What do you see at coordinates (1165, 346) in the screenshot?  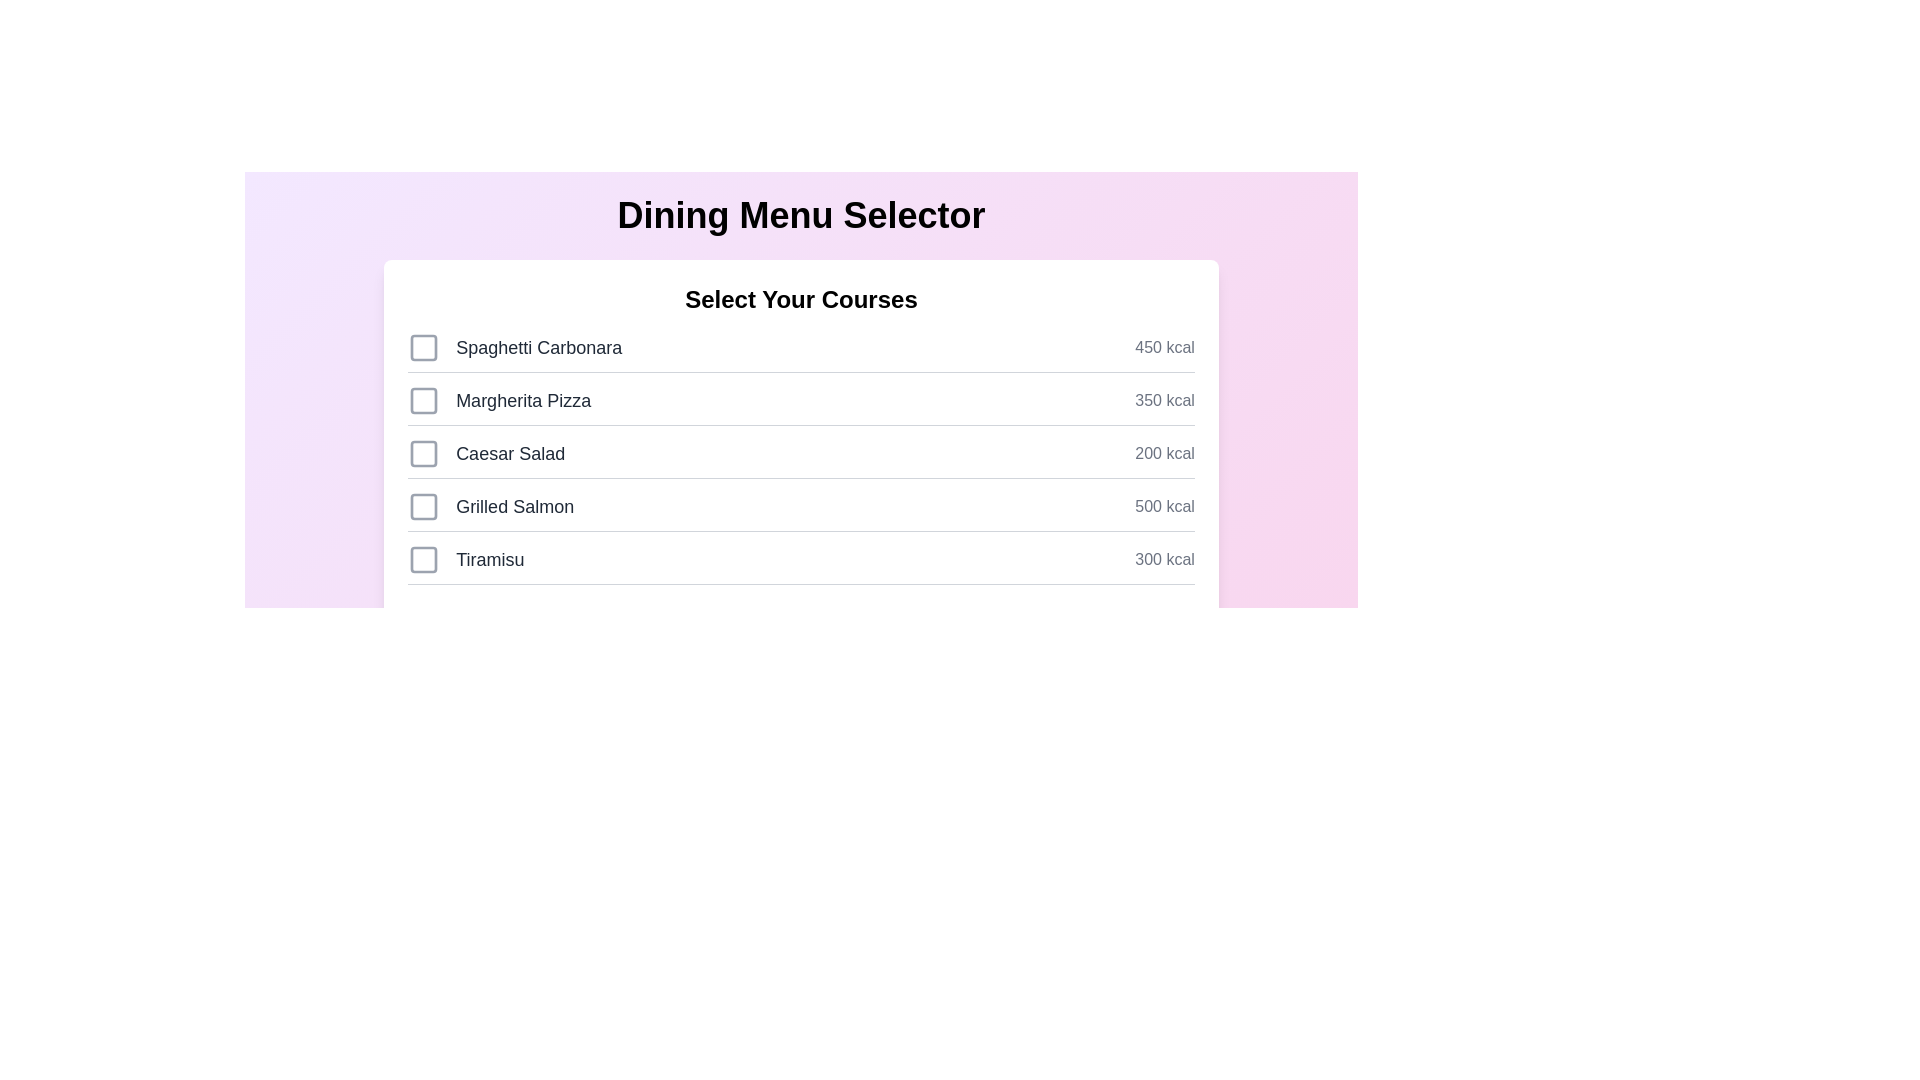 I see `the calorie information for Spaghetti Carbonara` at bounding box center [1165, 346].